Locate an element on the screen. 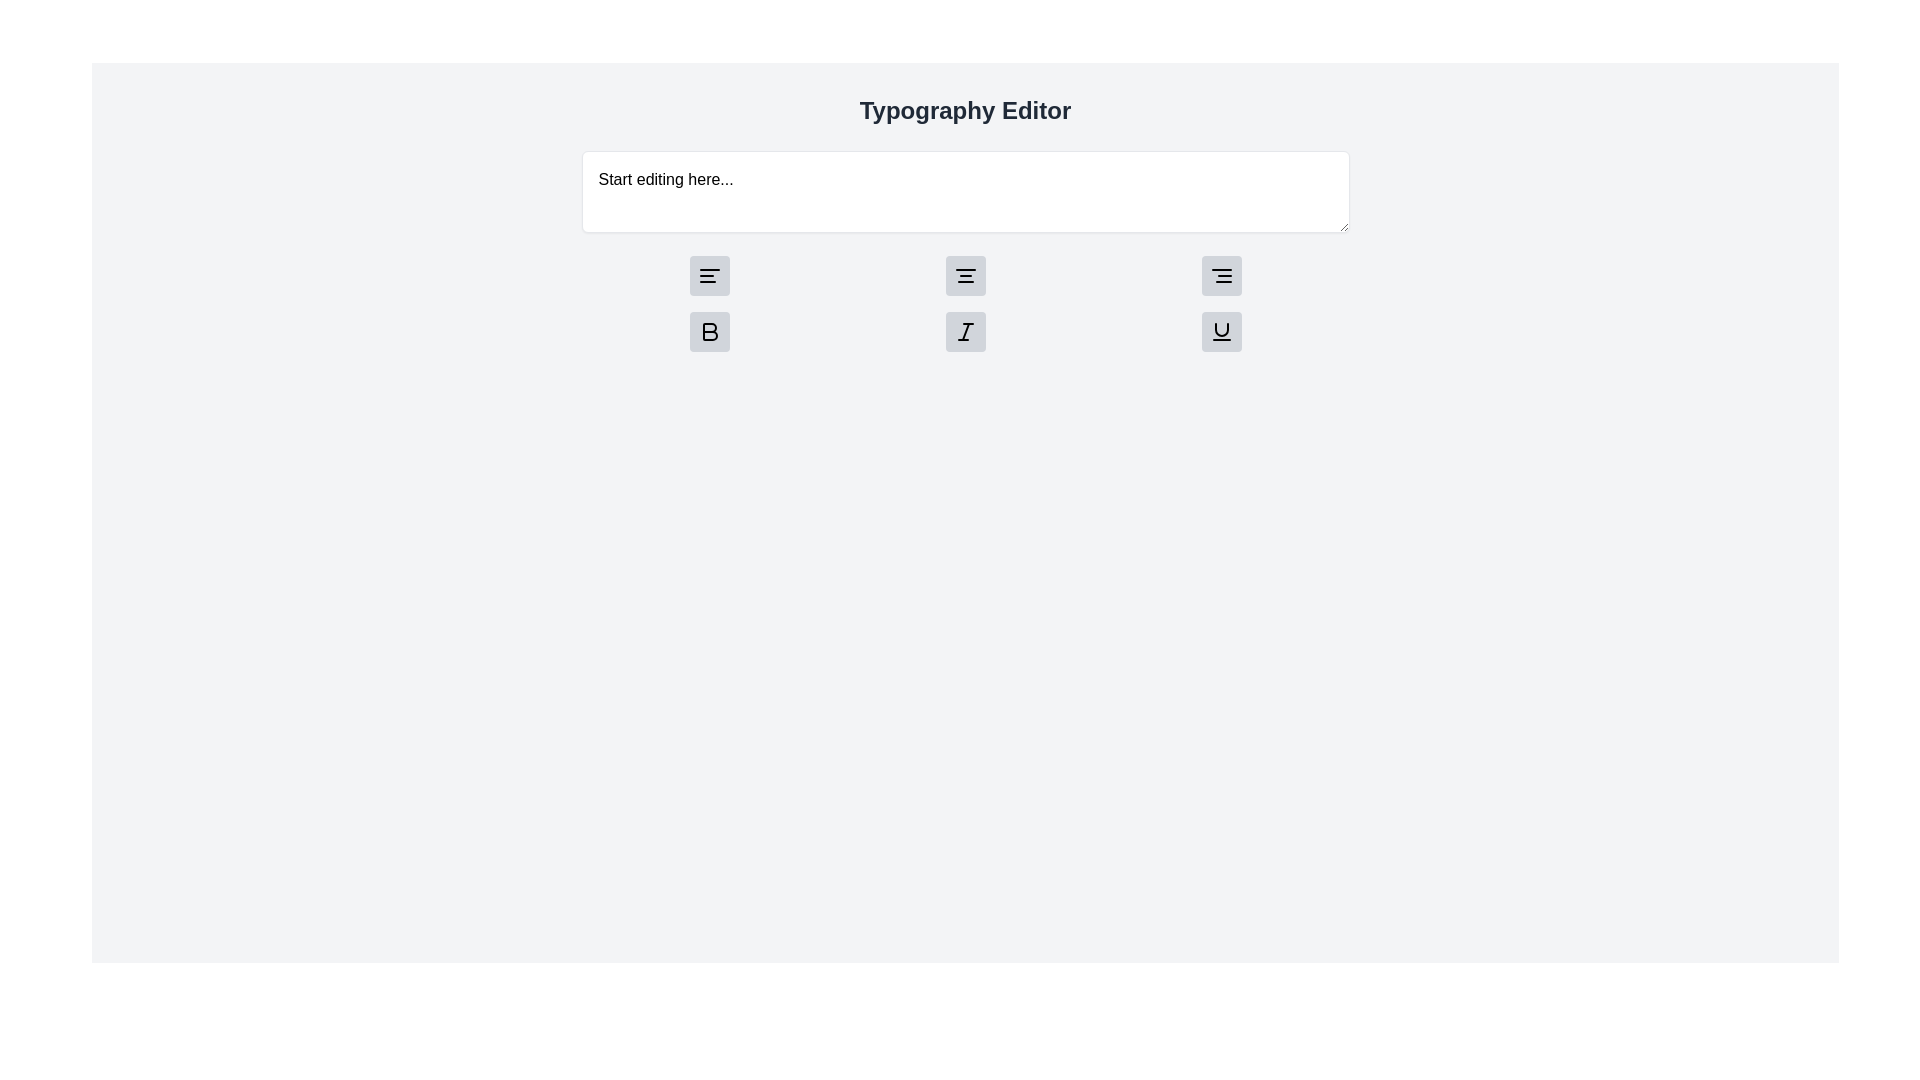 This screenshot has width=1920, height=1080. the gray button with rounded corners that contains a centered icon for text alignment to the center, located below the text input field 'Start editing here...' and above formatting options is located at coordinates (965, 276).